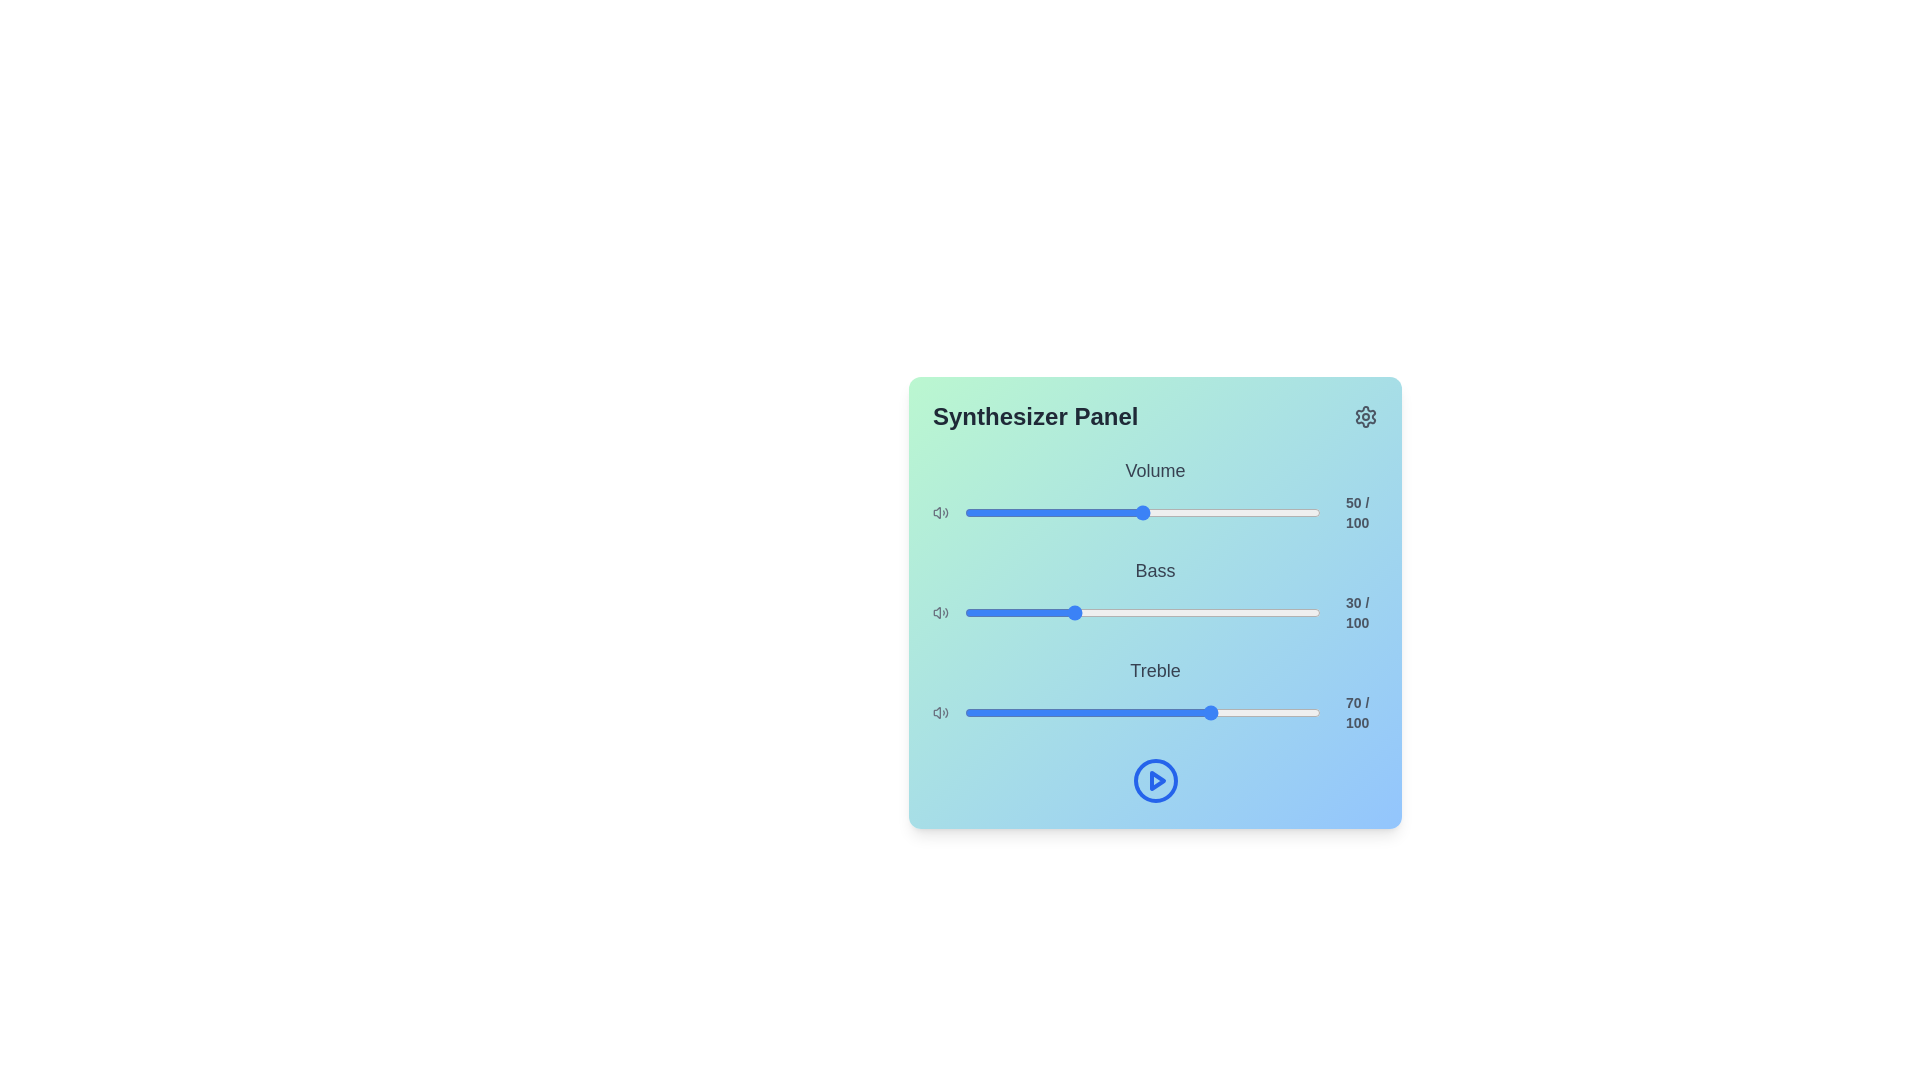 Image resolution: width=1920 pixels, height=1080 pixels. Describe the element at coordinates (1074, 712) in the screenshot. I see `the treble slider to 31 value` at that location.